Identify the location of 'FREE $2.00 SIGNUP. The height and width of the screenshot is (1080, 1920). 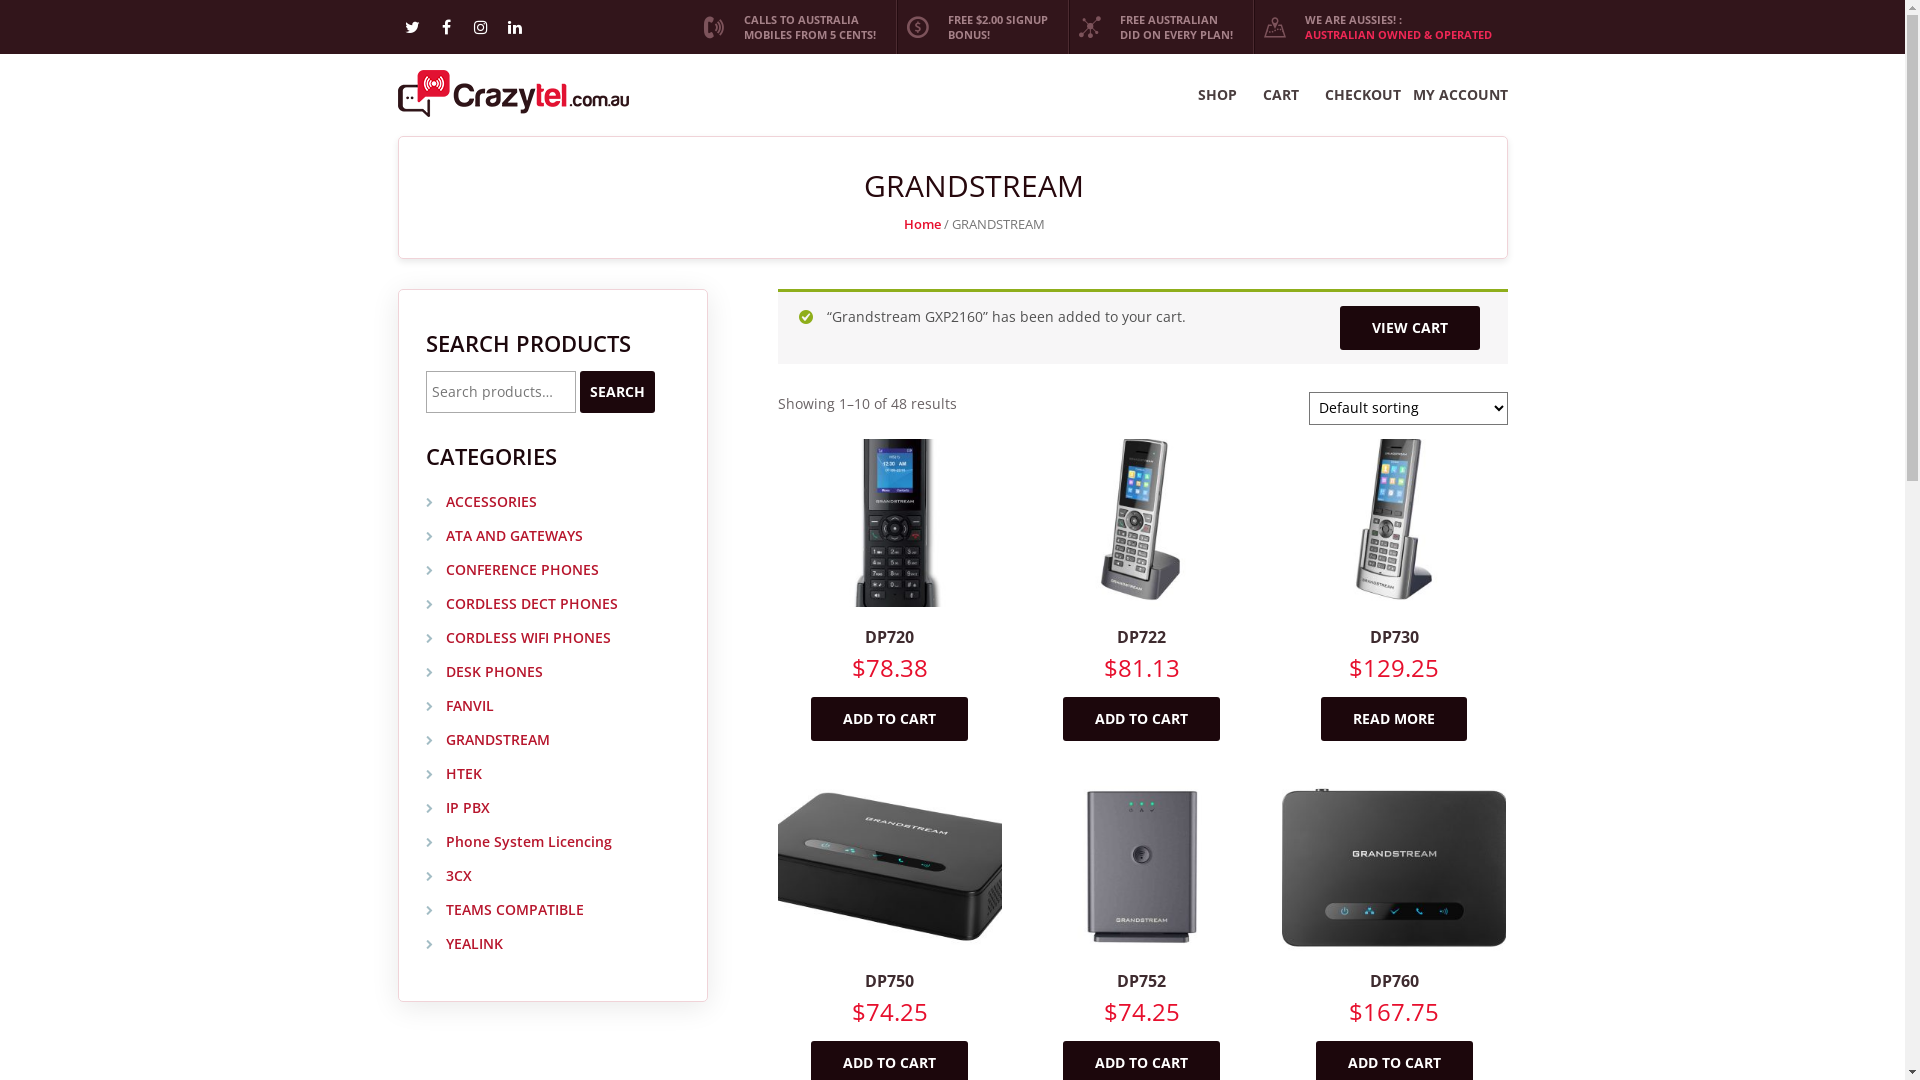
(979, 27).